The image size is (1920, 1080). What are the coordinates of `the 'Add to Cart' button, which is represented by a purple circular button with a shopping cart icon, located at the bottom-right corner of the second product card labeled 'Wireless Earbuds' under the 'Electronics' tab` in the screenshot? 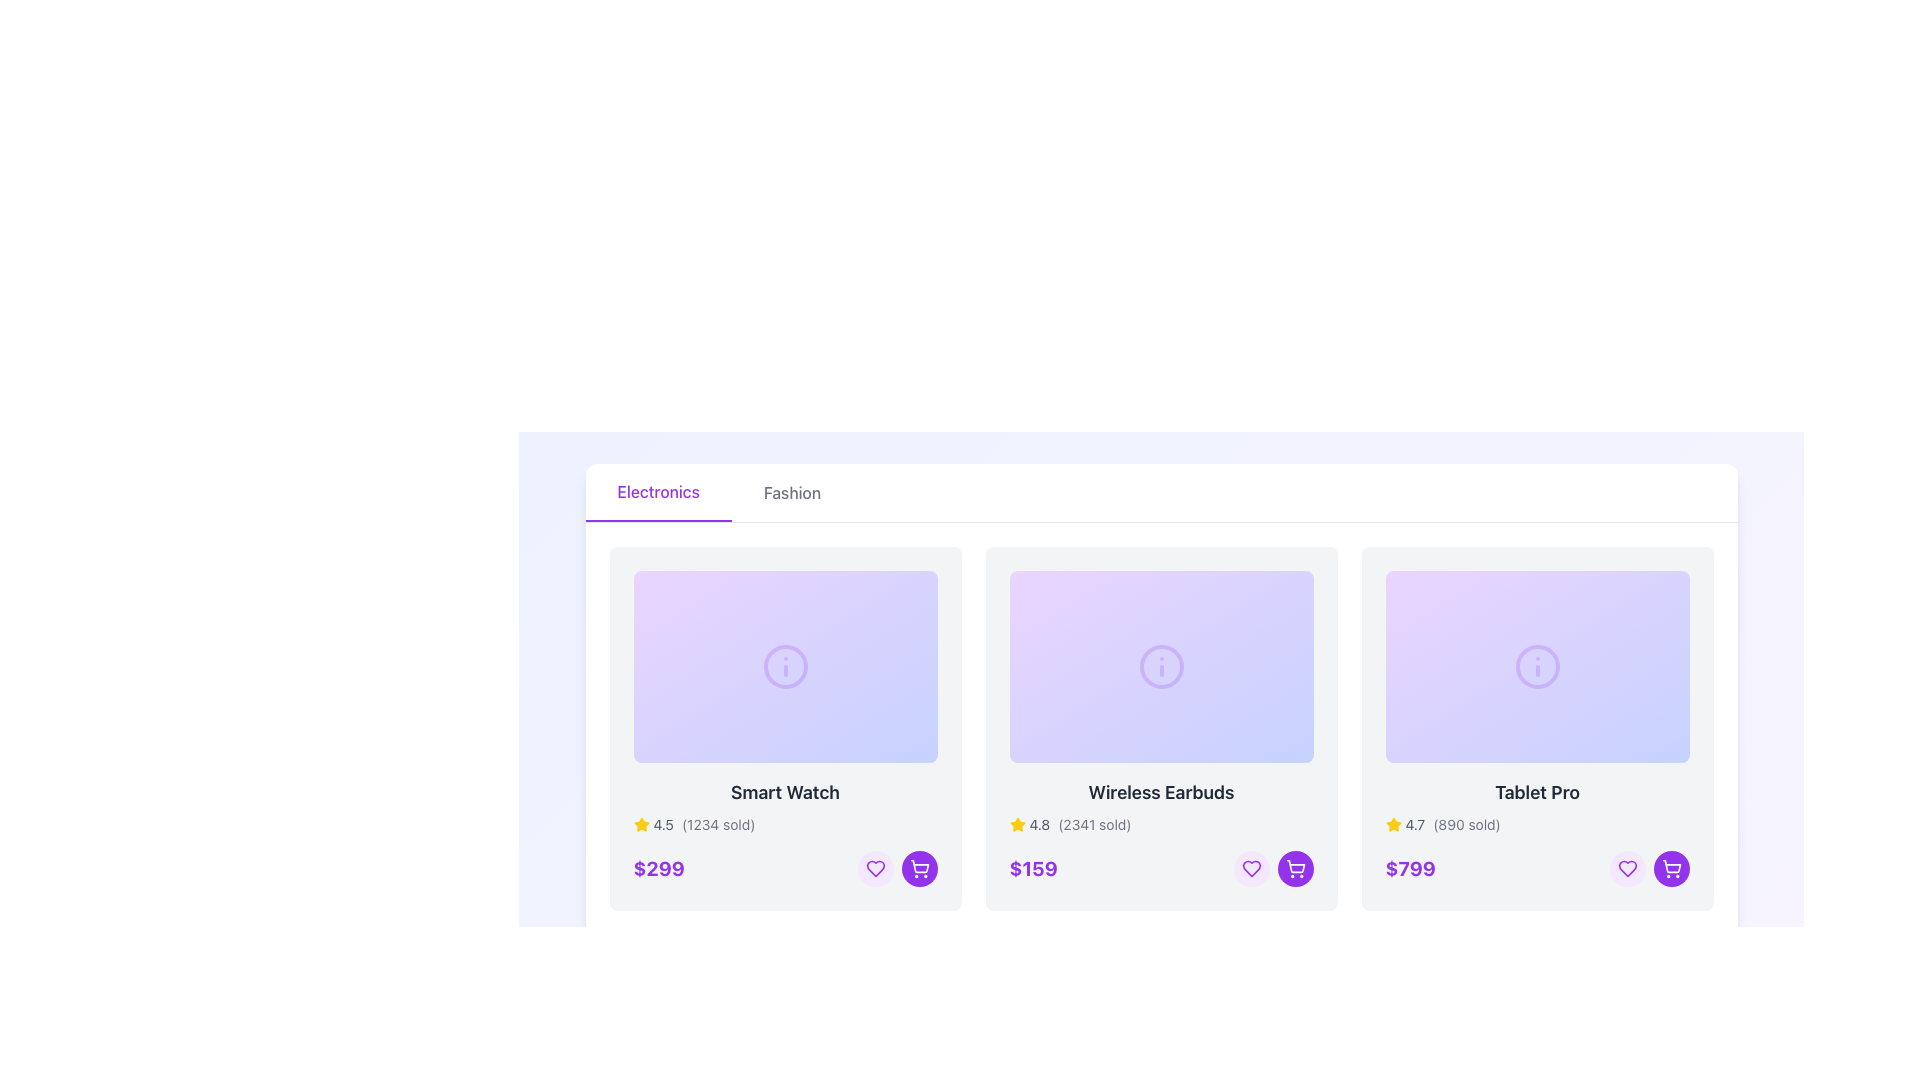 It's located at (918, 867).